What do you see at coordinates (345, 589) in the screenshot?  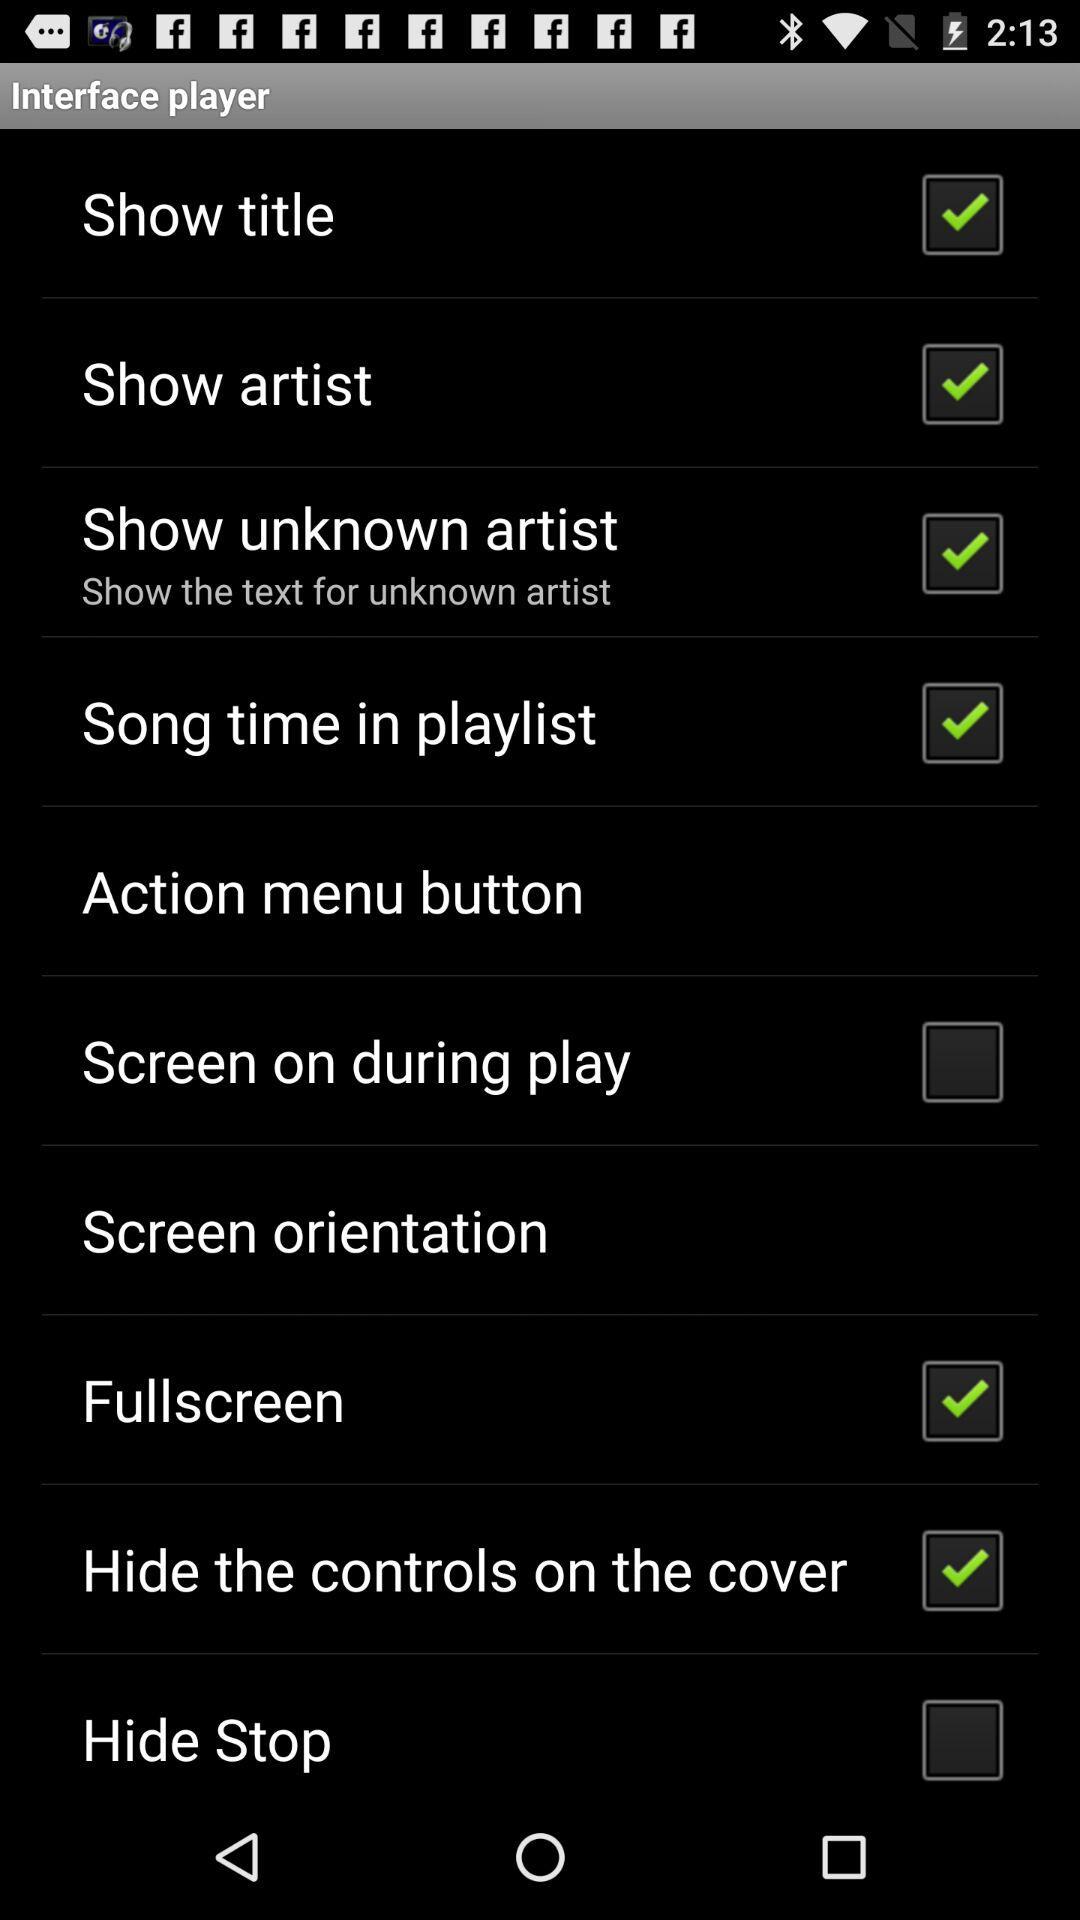 I see `the icon above song time in item` at bounding box center [345, 589].